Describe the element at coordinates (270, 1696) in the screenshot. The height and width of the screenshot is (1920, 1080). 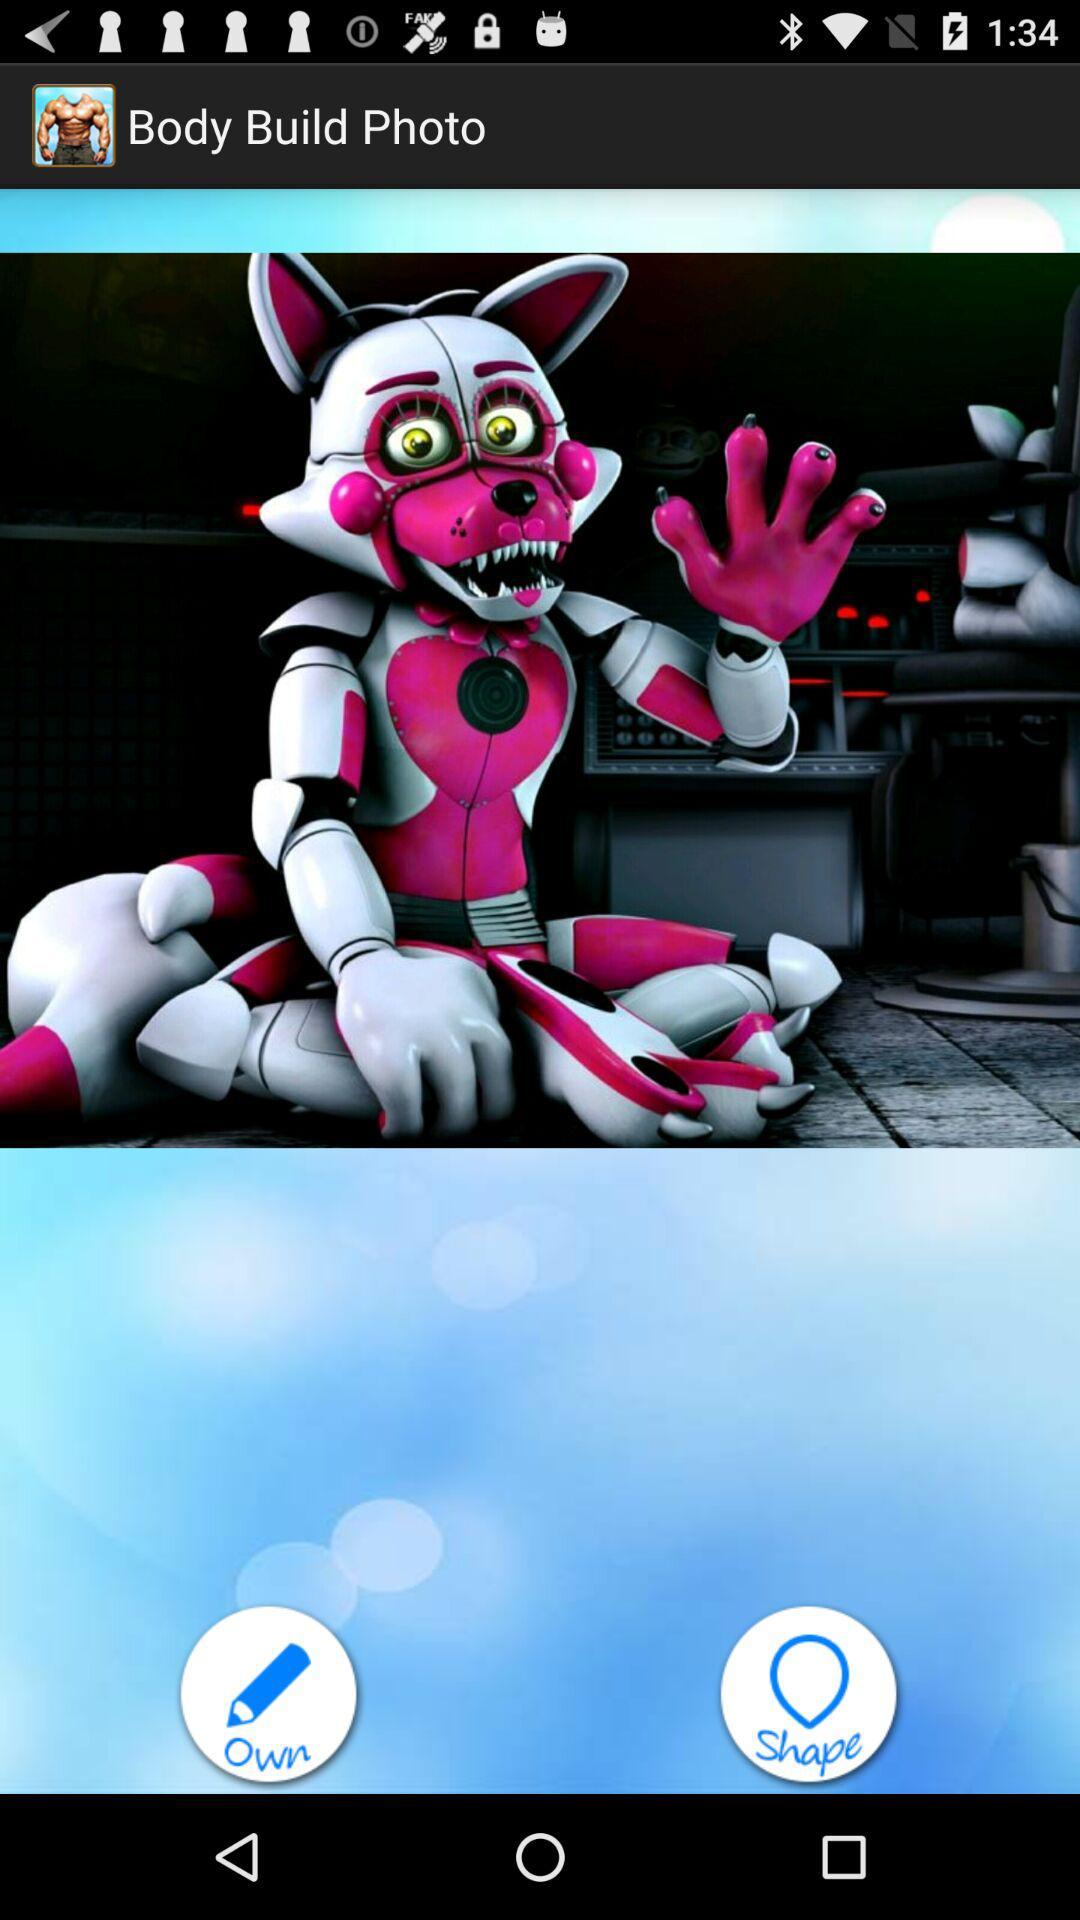
I see `your own` at that location.